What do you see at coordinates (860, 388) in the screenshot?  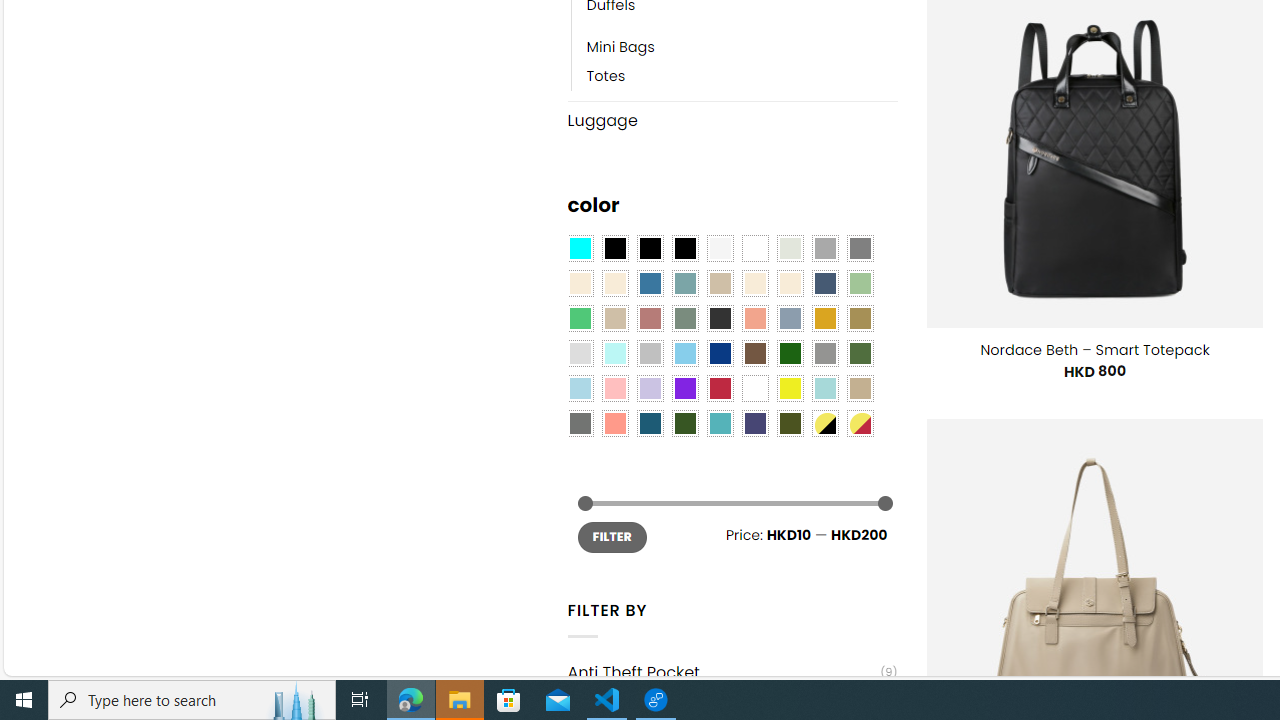 I see `'Khaki'` at bounding box center [860, 388].